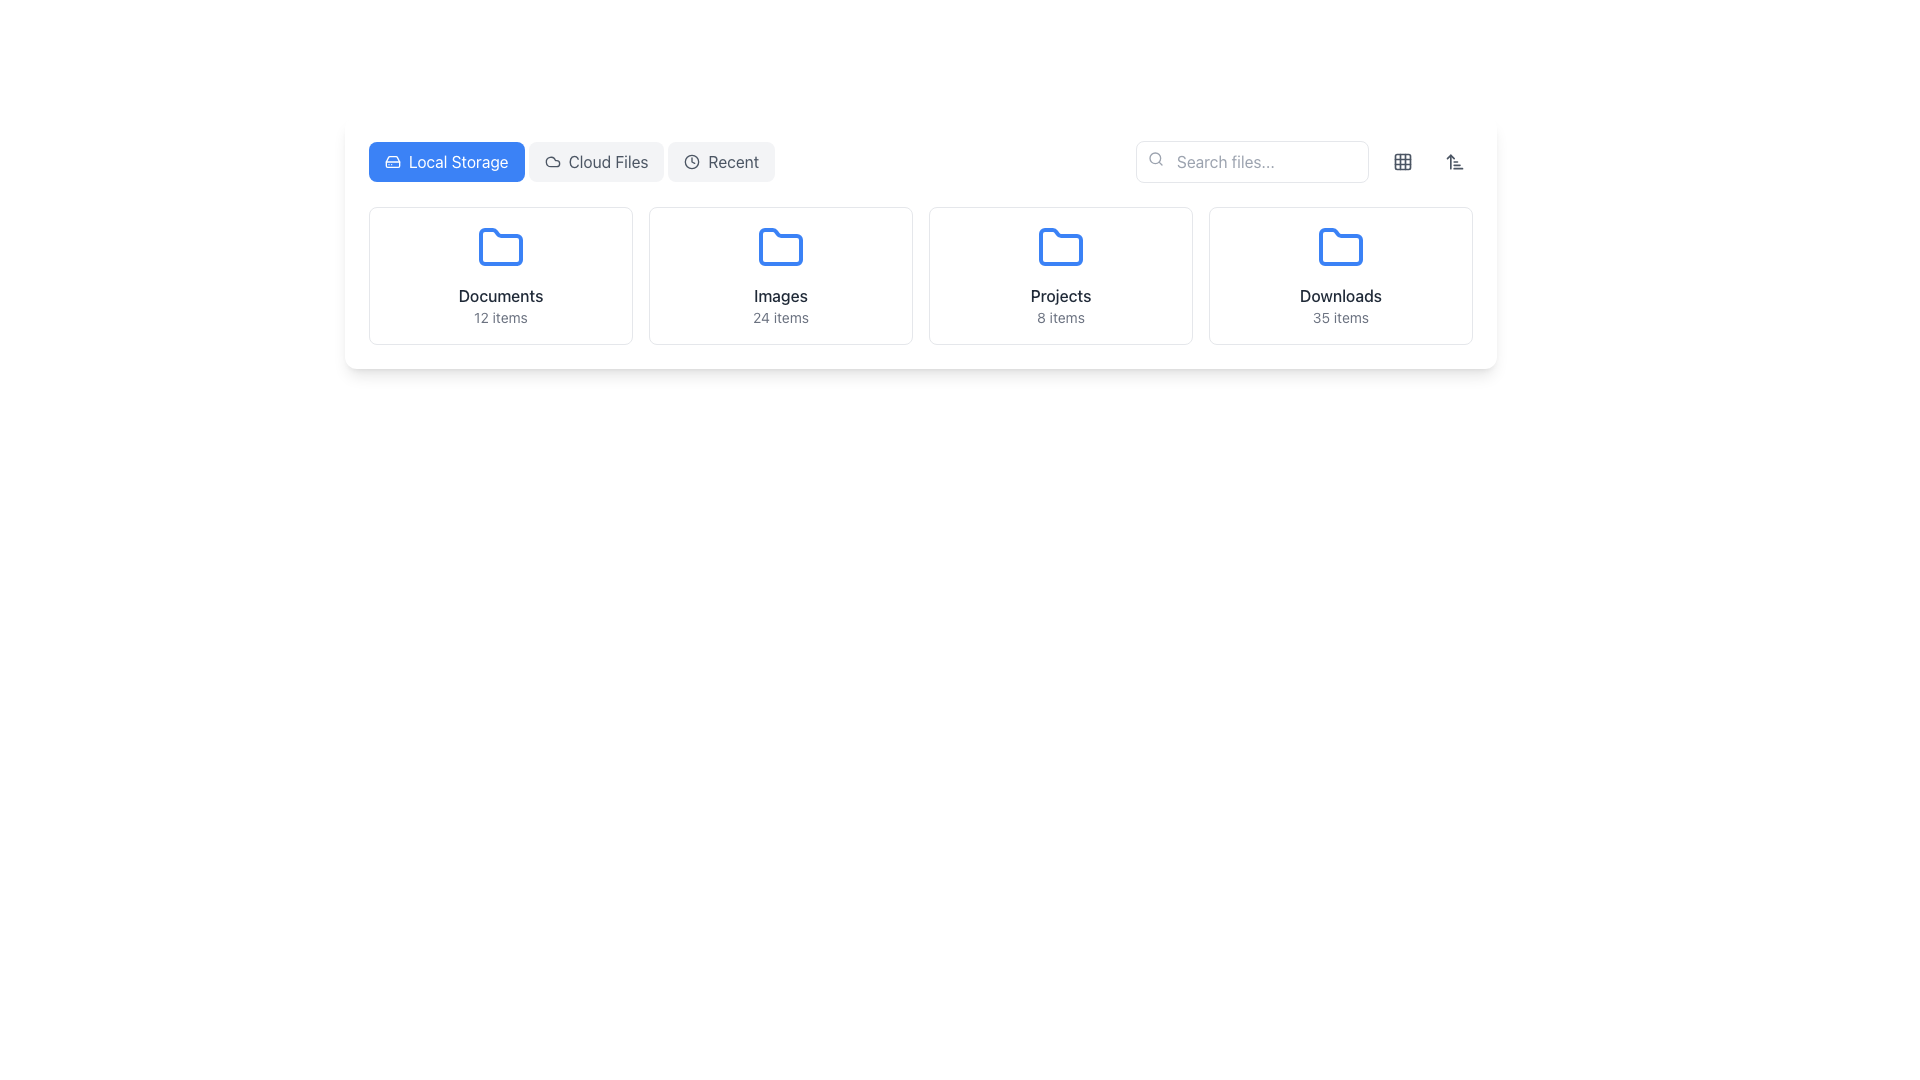  I want to click on text label 'Documents' which is styled in medium-weight gray font, located above the subtext within the first folder card on the left, so click(500, 296).